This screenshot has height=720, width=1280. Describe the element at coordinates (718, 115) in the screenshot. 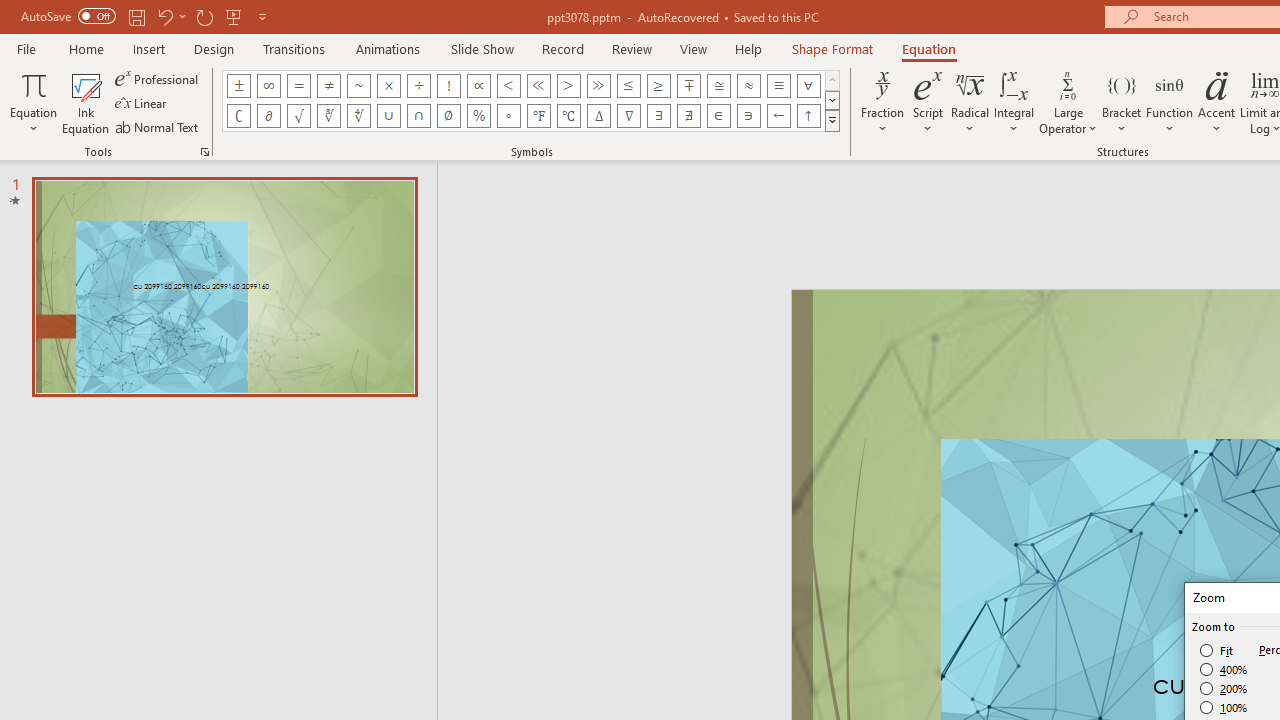

I see `'Equation Symbol Element Of'` at that location.